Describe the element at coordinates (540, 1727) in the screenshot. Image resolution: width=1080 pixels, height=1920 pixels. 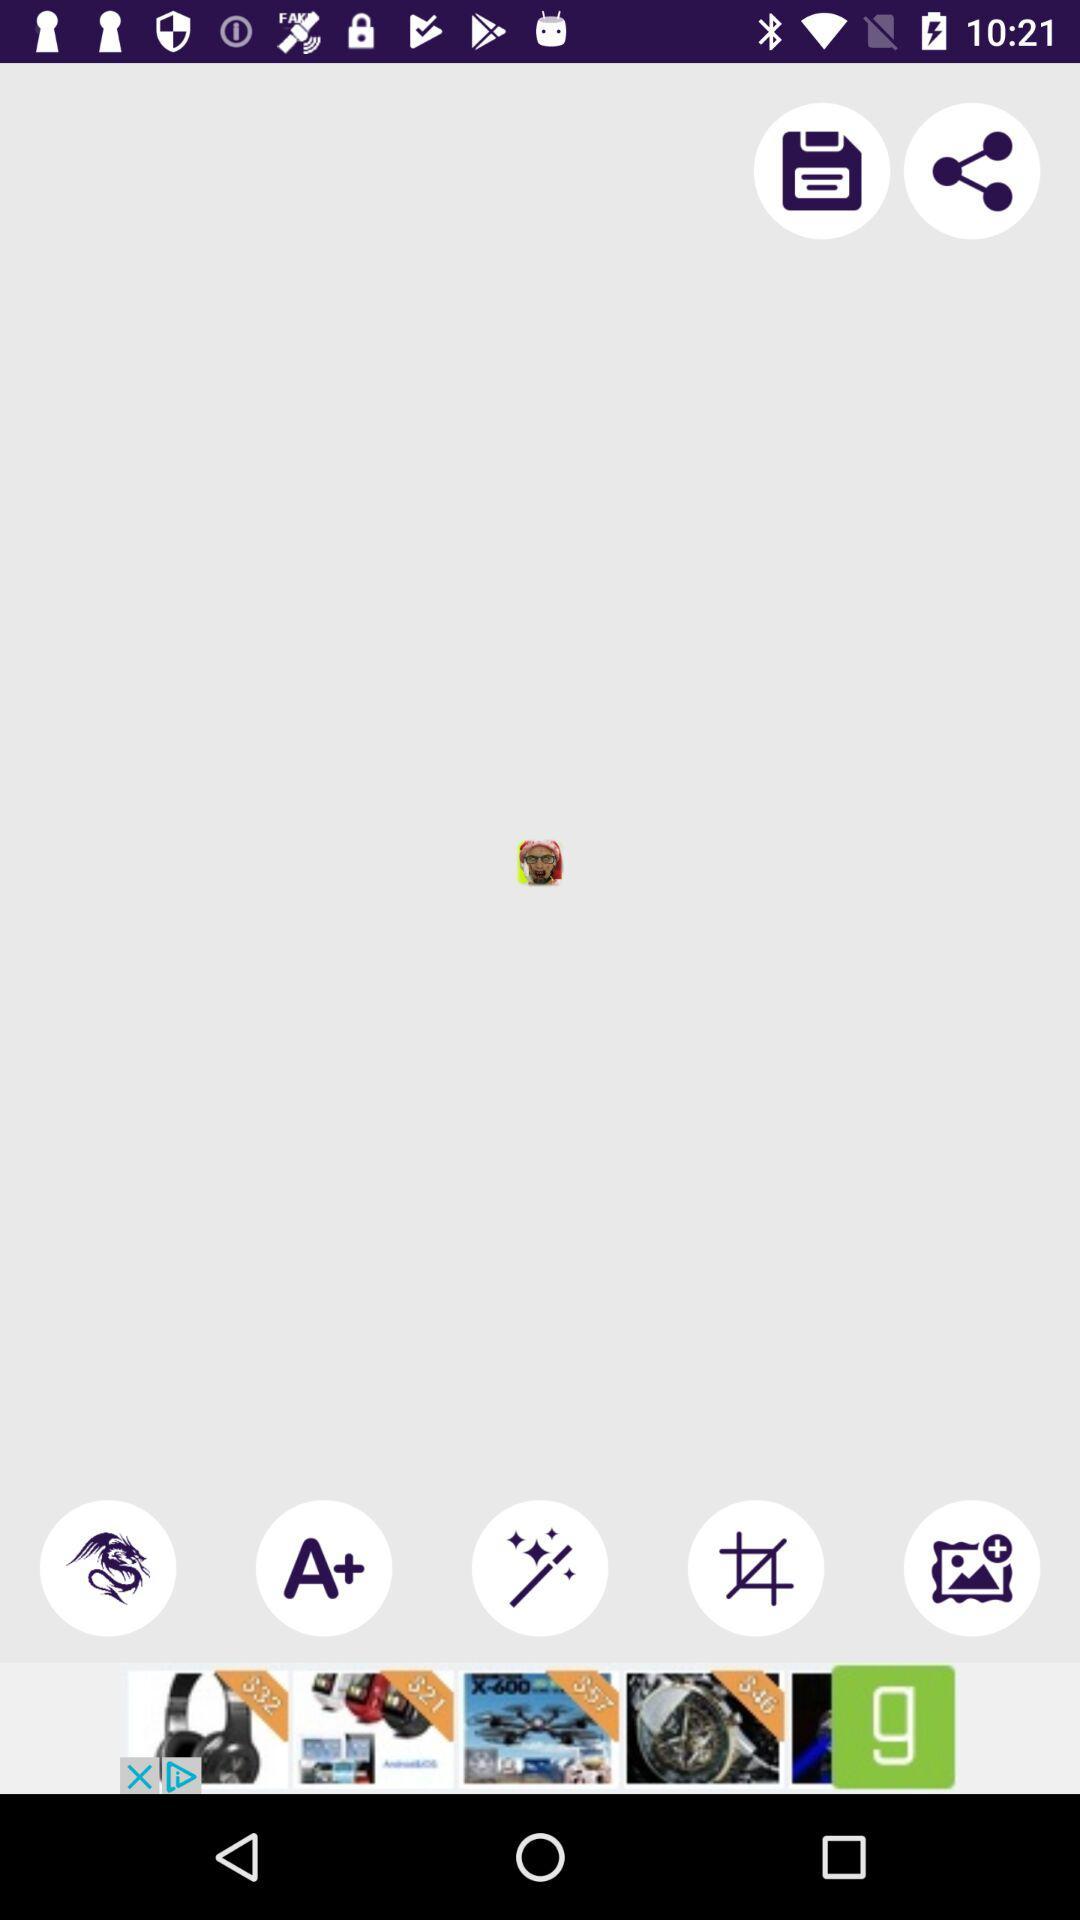
I see `advertiser site` at that location.